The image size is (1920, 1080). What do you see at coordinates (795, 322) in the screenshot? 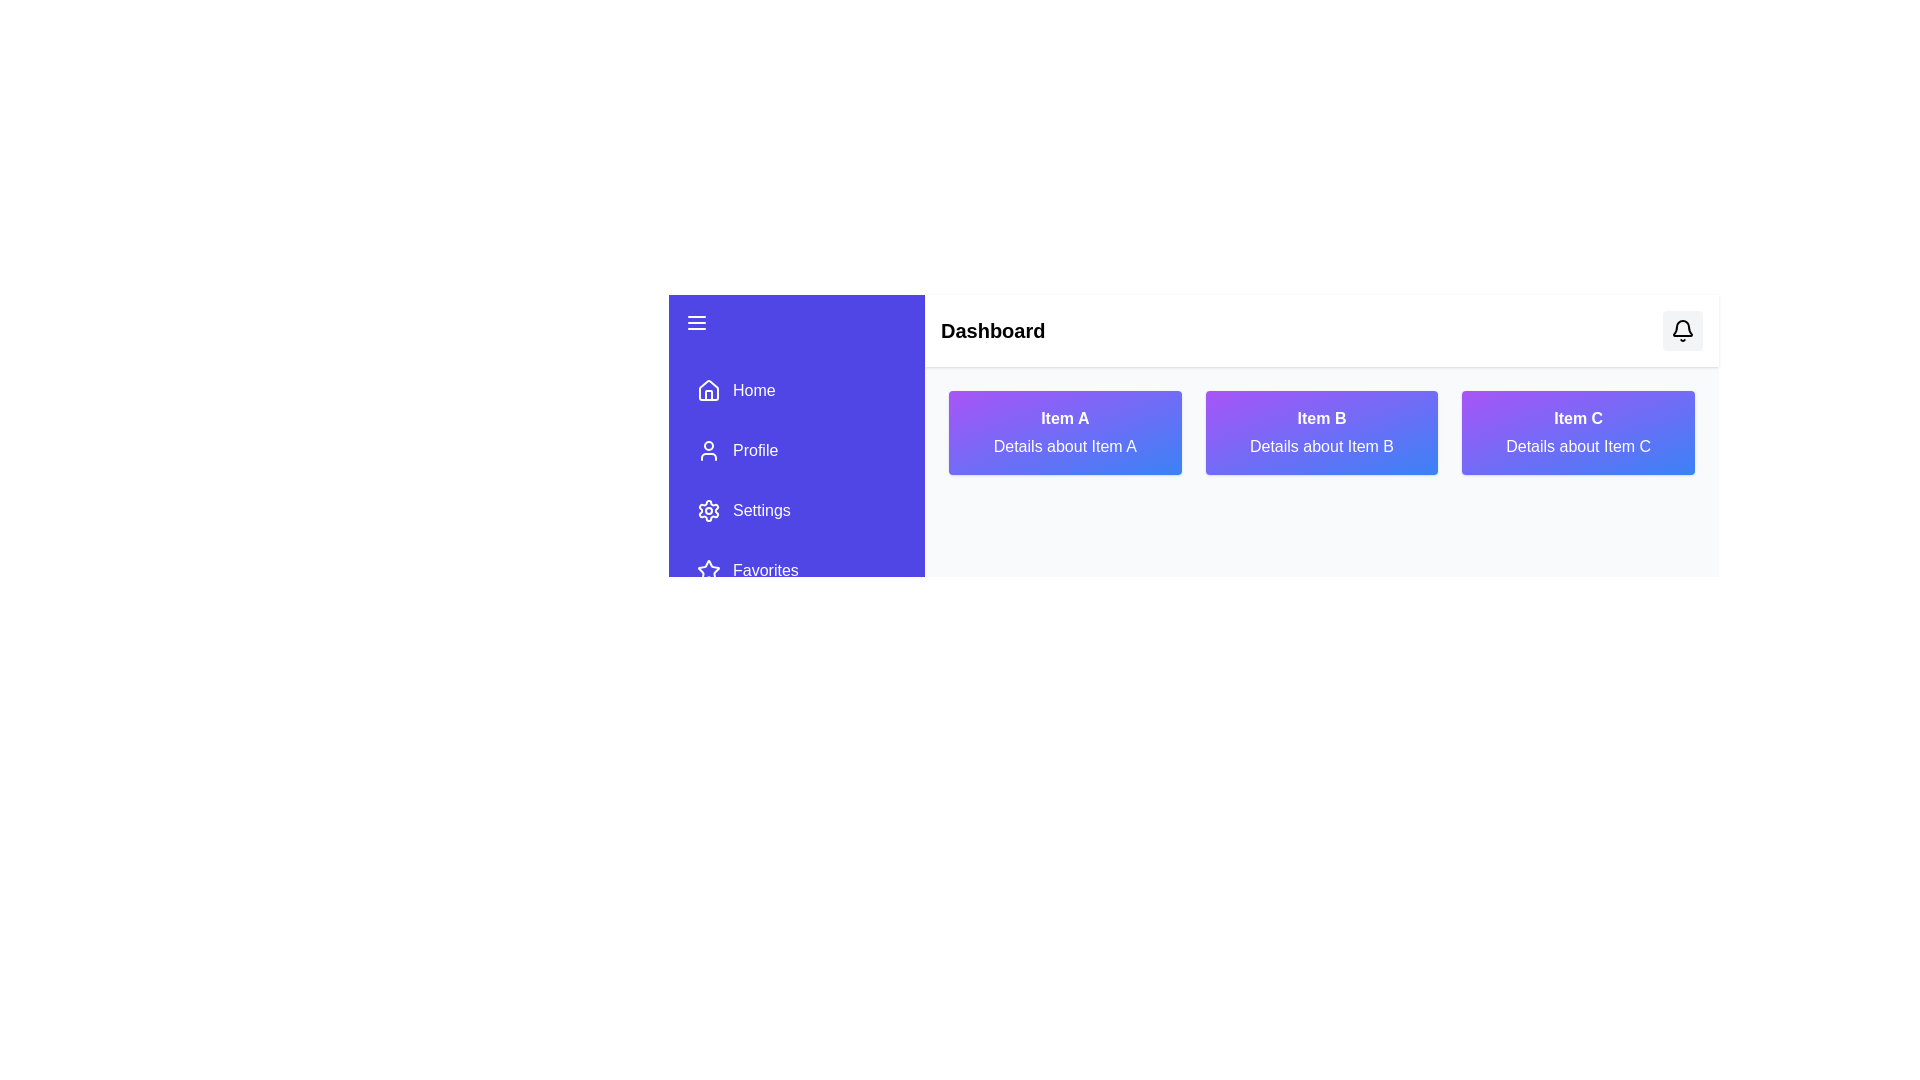
I see `the toggle button located at the top of the sidebar` at bounding box center [795, 322].